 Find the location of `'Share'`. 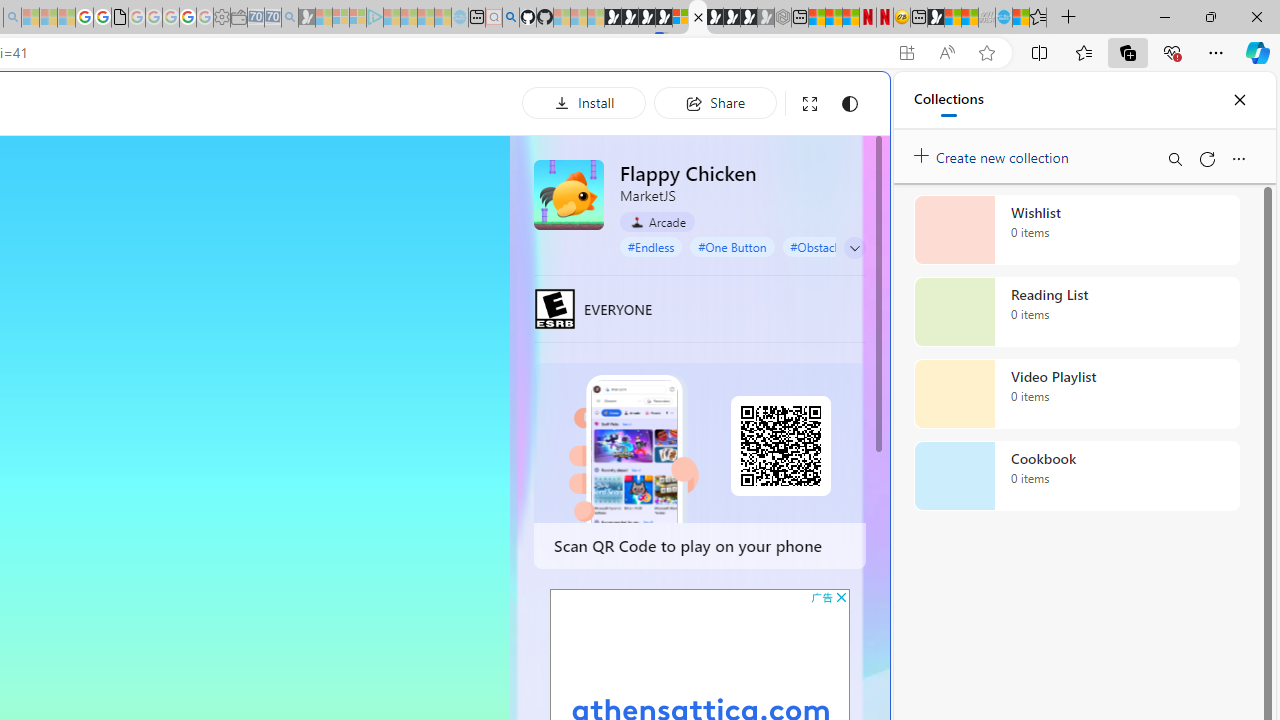

'Share' is located at coordinates (715, 102).